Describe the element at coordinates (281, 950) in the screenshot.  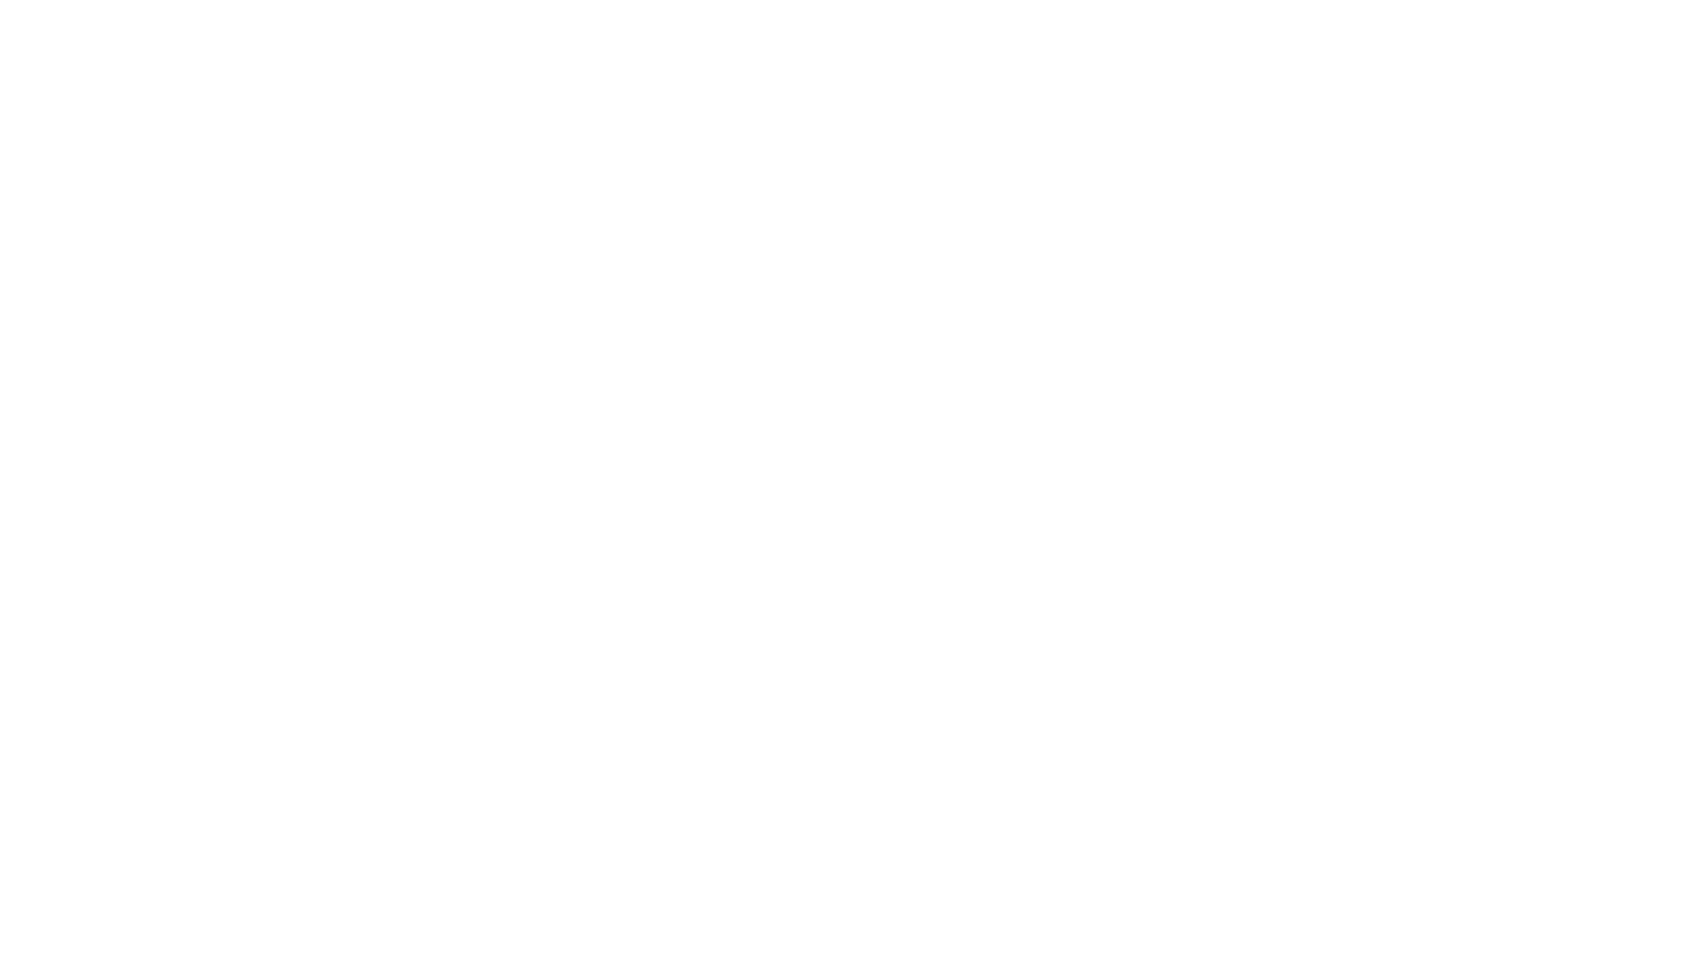
I see `'Copyright © Wellingborough School 2023'` at that location.